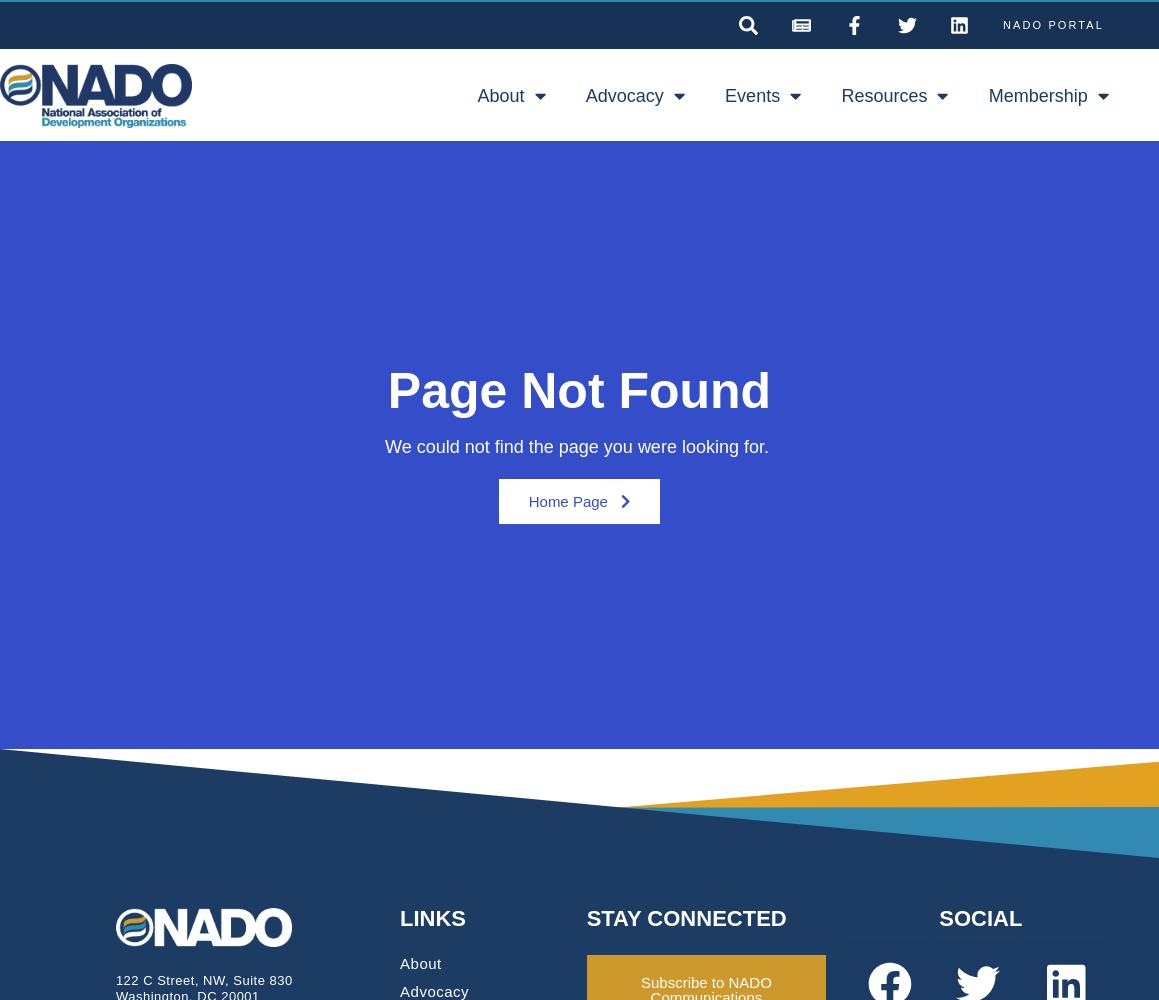 This screenshot has height=1000, width=1159. Describe the element at coordinates (882, 95) in the screenshot. I see `'Resources'` at that location.